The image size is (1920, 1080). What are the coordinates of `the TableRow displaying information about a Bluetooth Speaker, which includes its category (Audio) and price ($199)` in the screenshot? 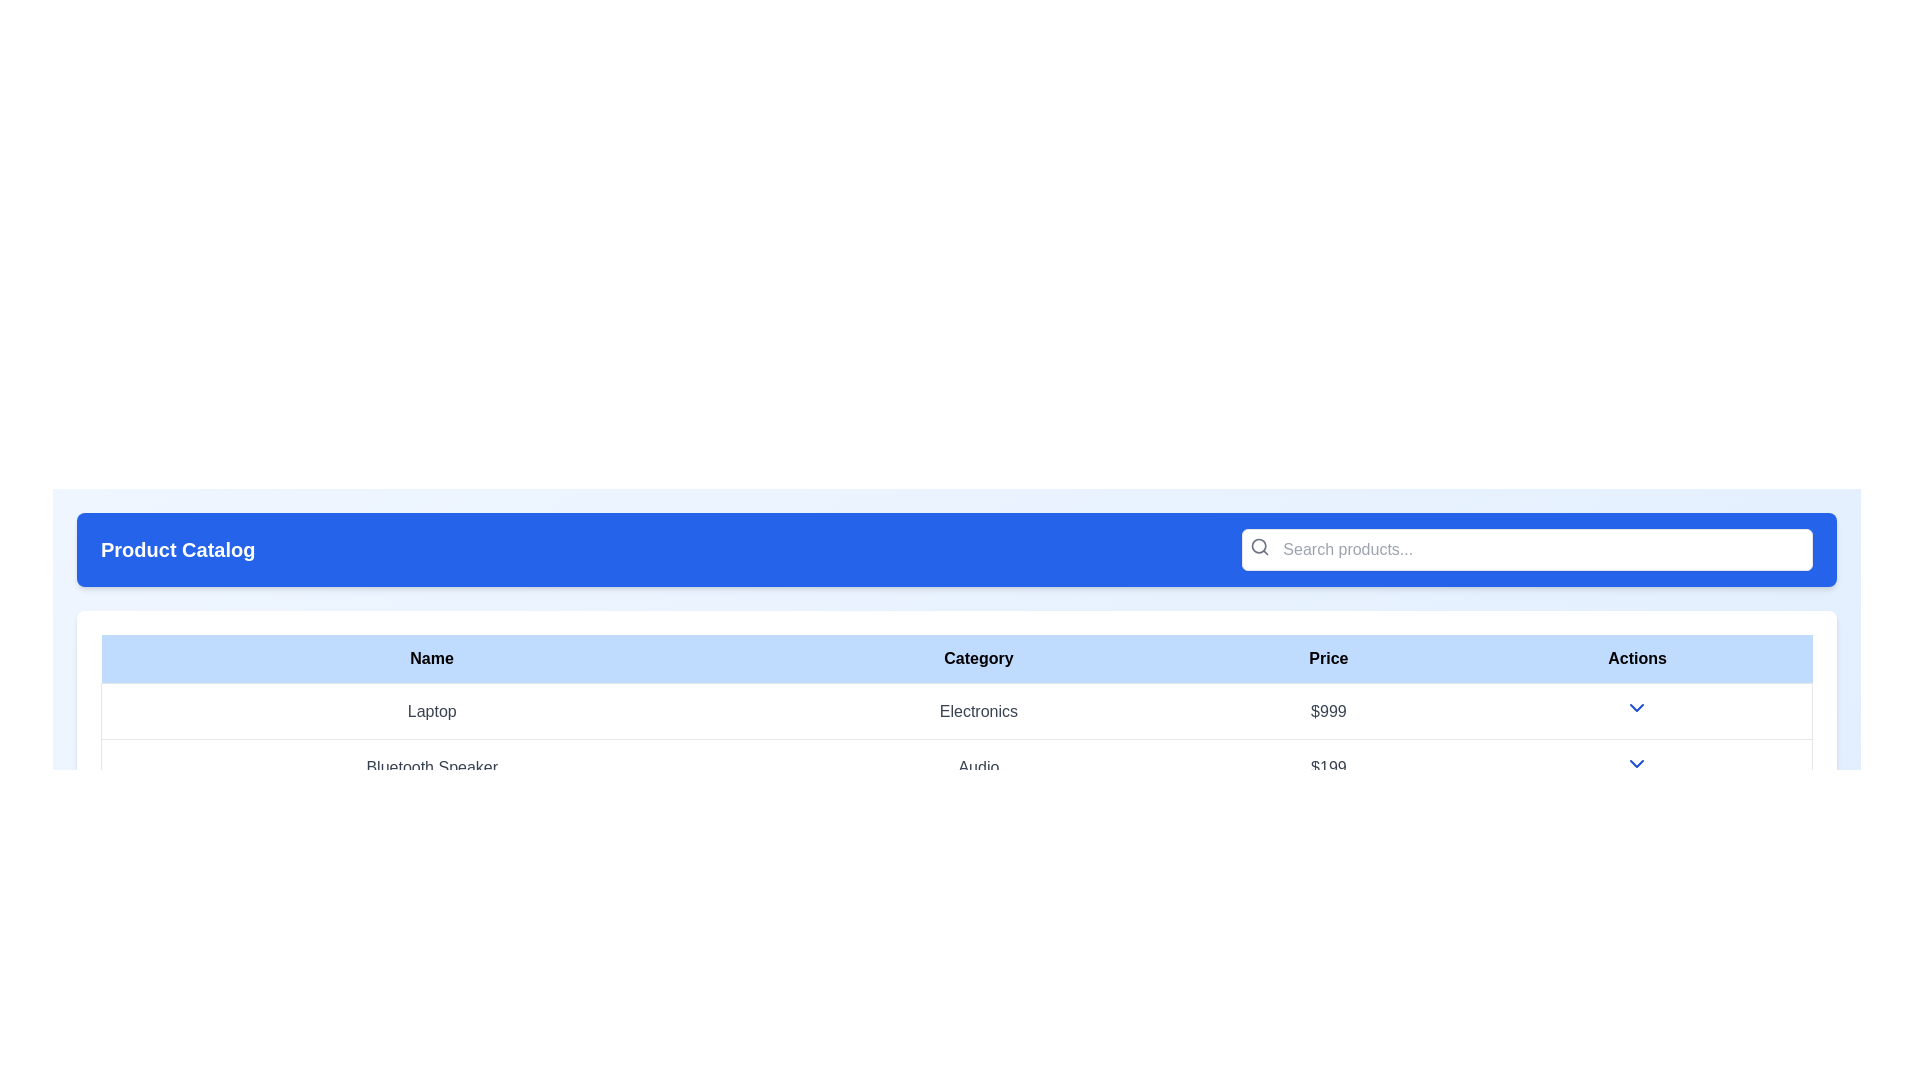 It's located at (955, 766).